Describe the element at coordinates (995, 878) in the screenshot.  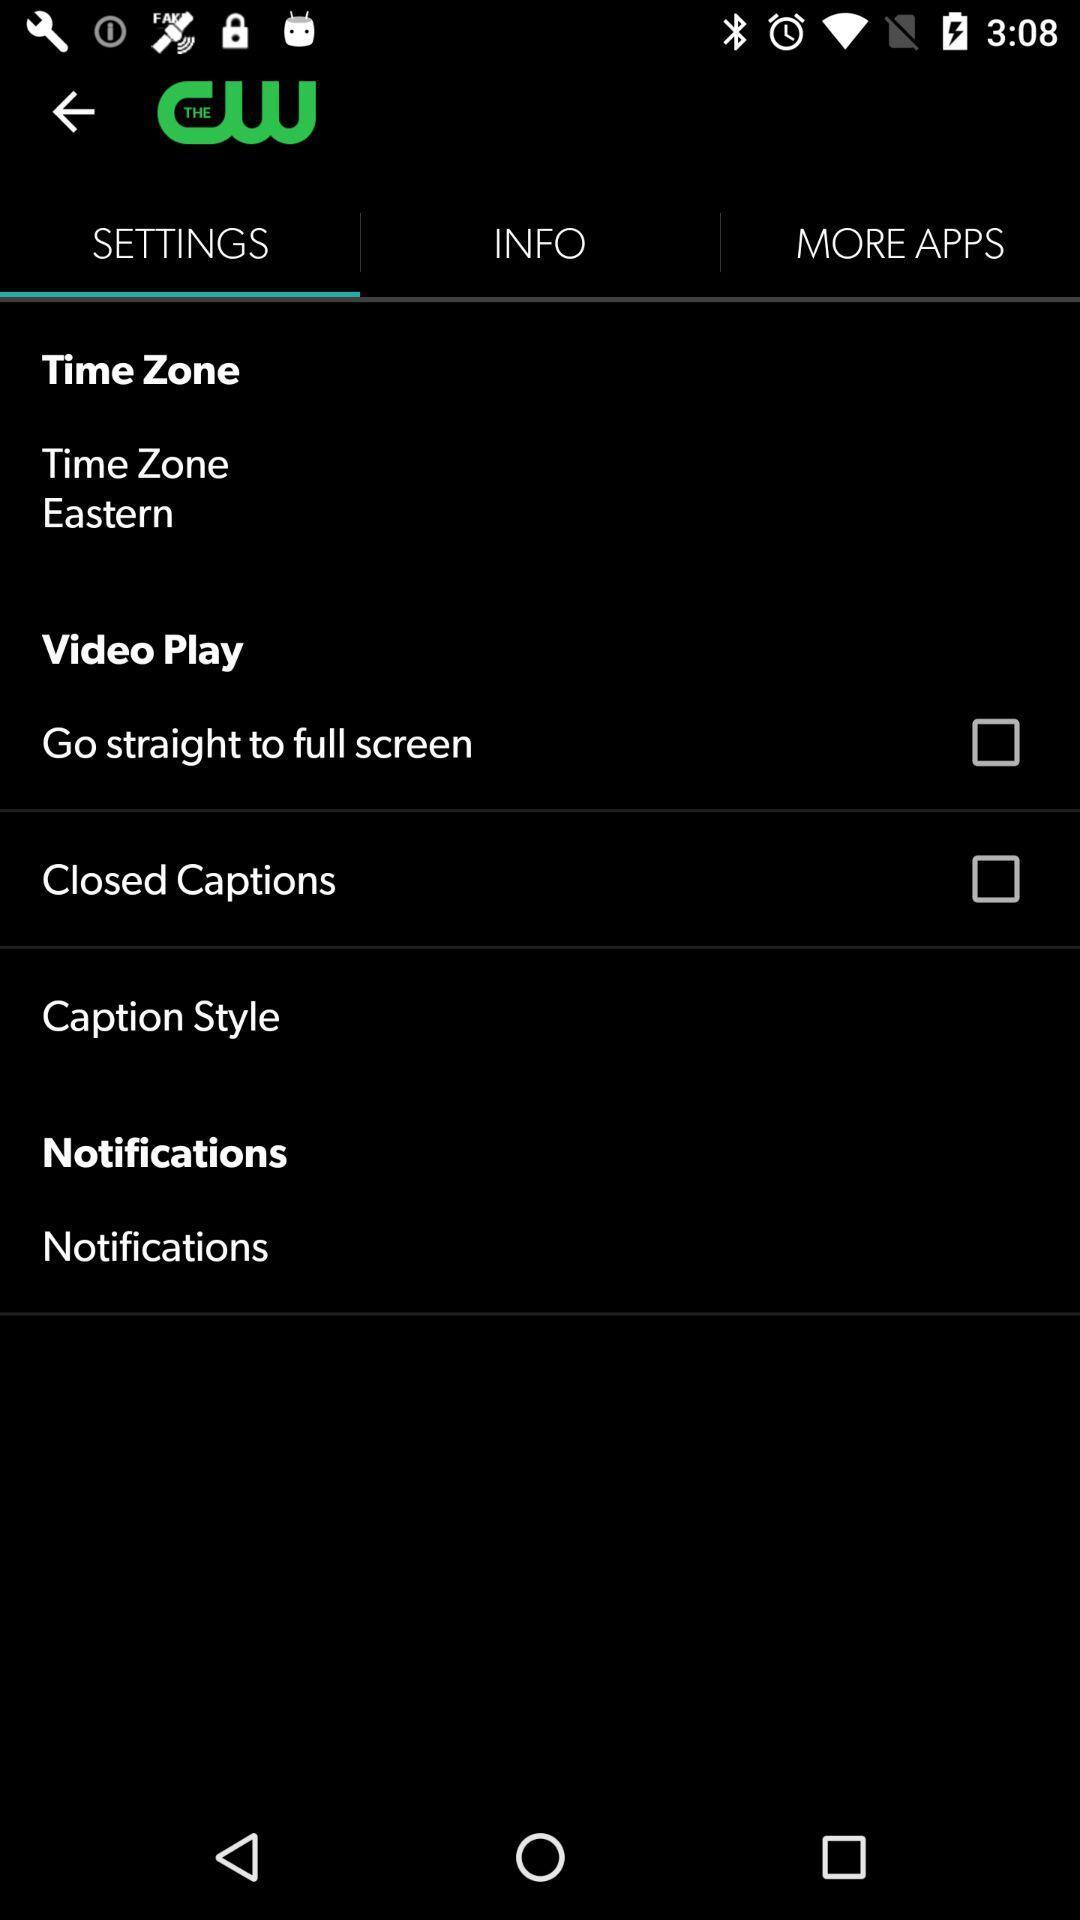
I see `the closed captions  from the right side` at that location.